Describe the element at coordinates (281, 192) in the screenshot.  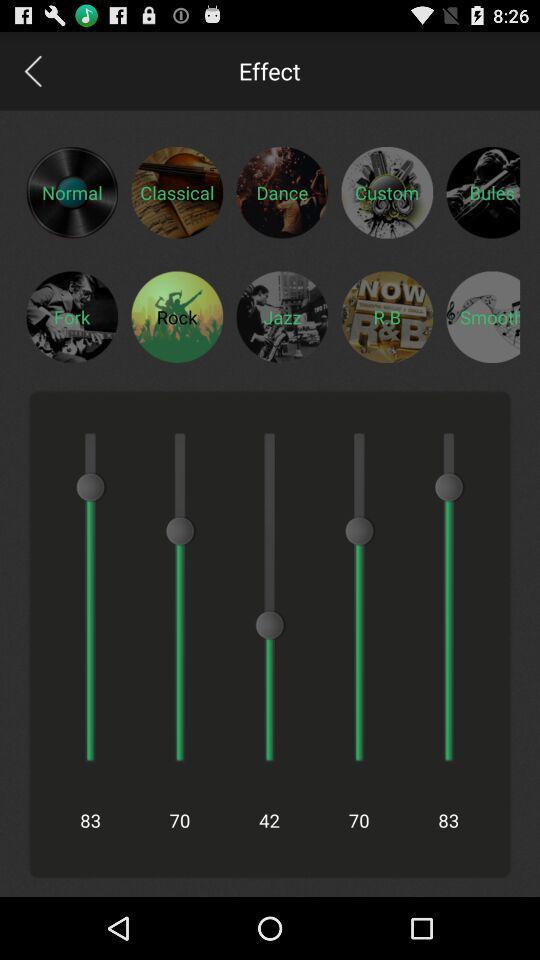
I see `click dance effect` at that location.